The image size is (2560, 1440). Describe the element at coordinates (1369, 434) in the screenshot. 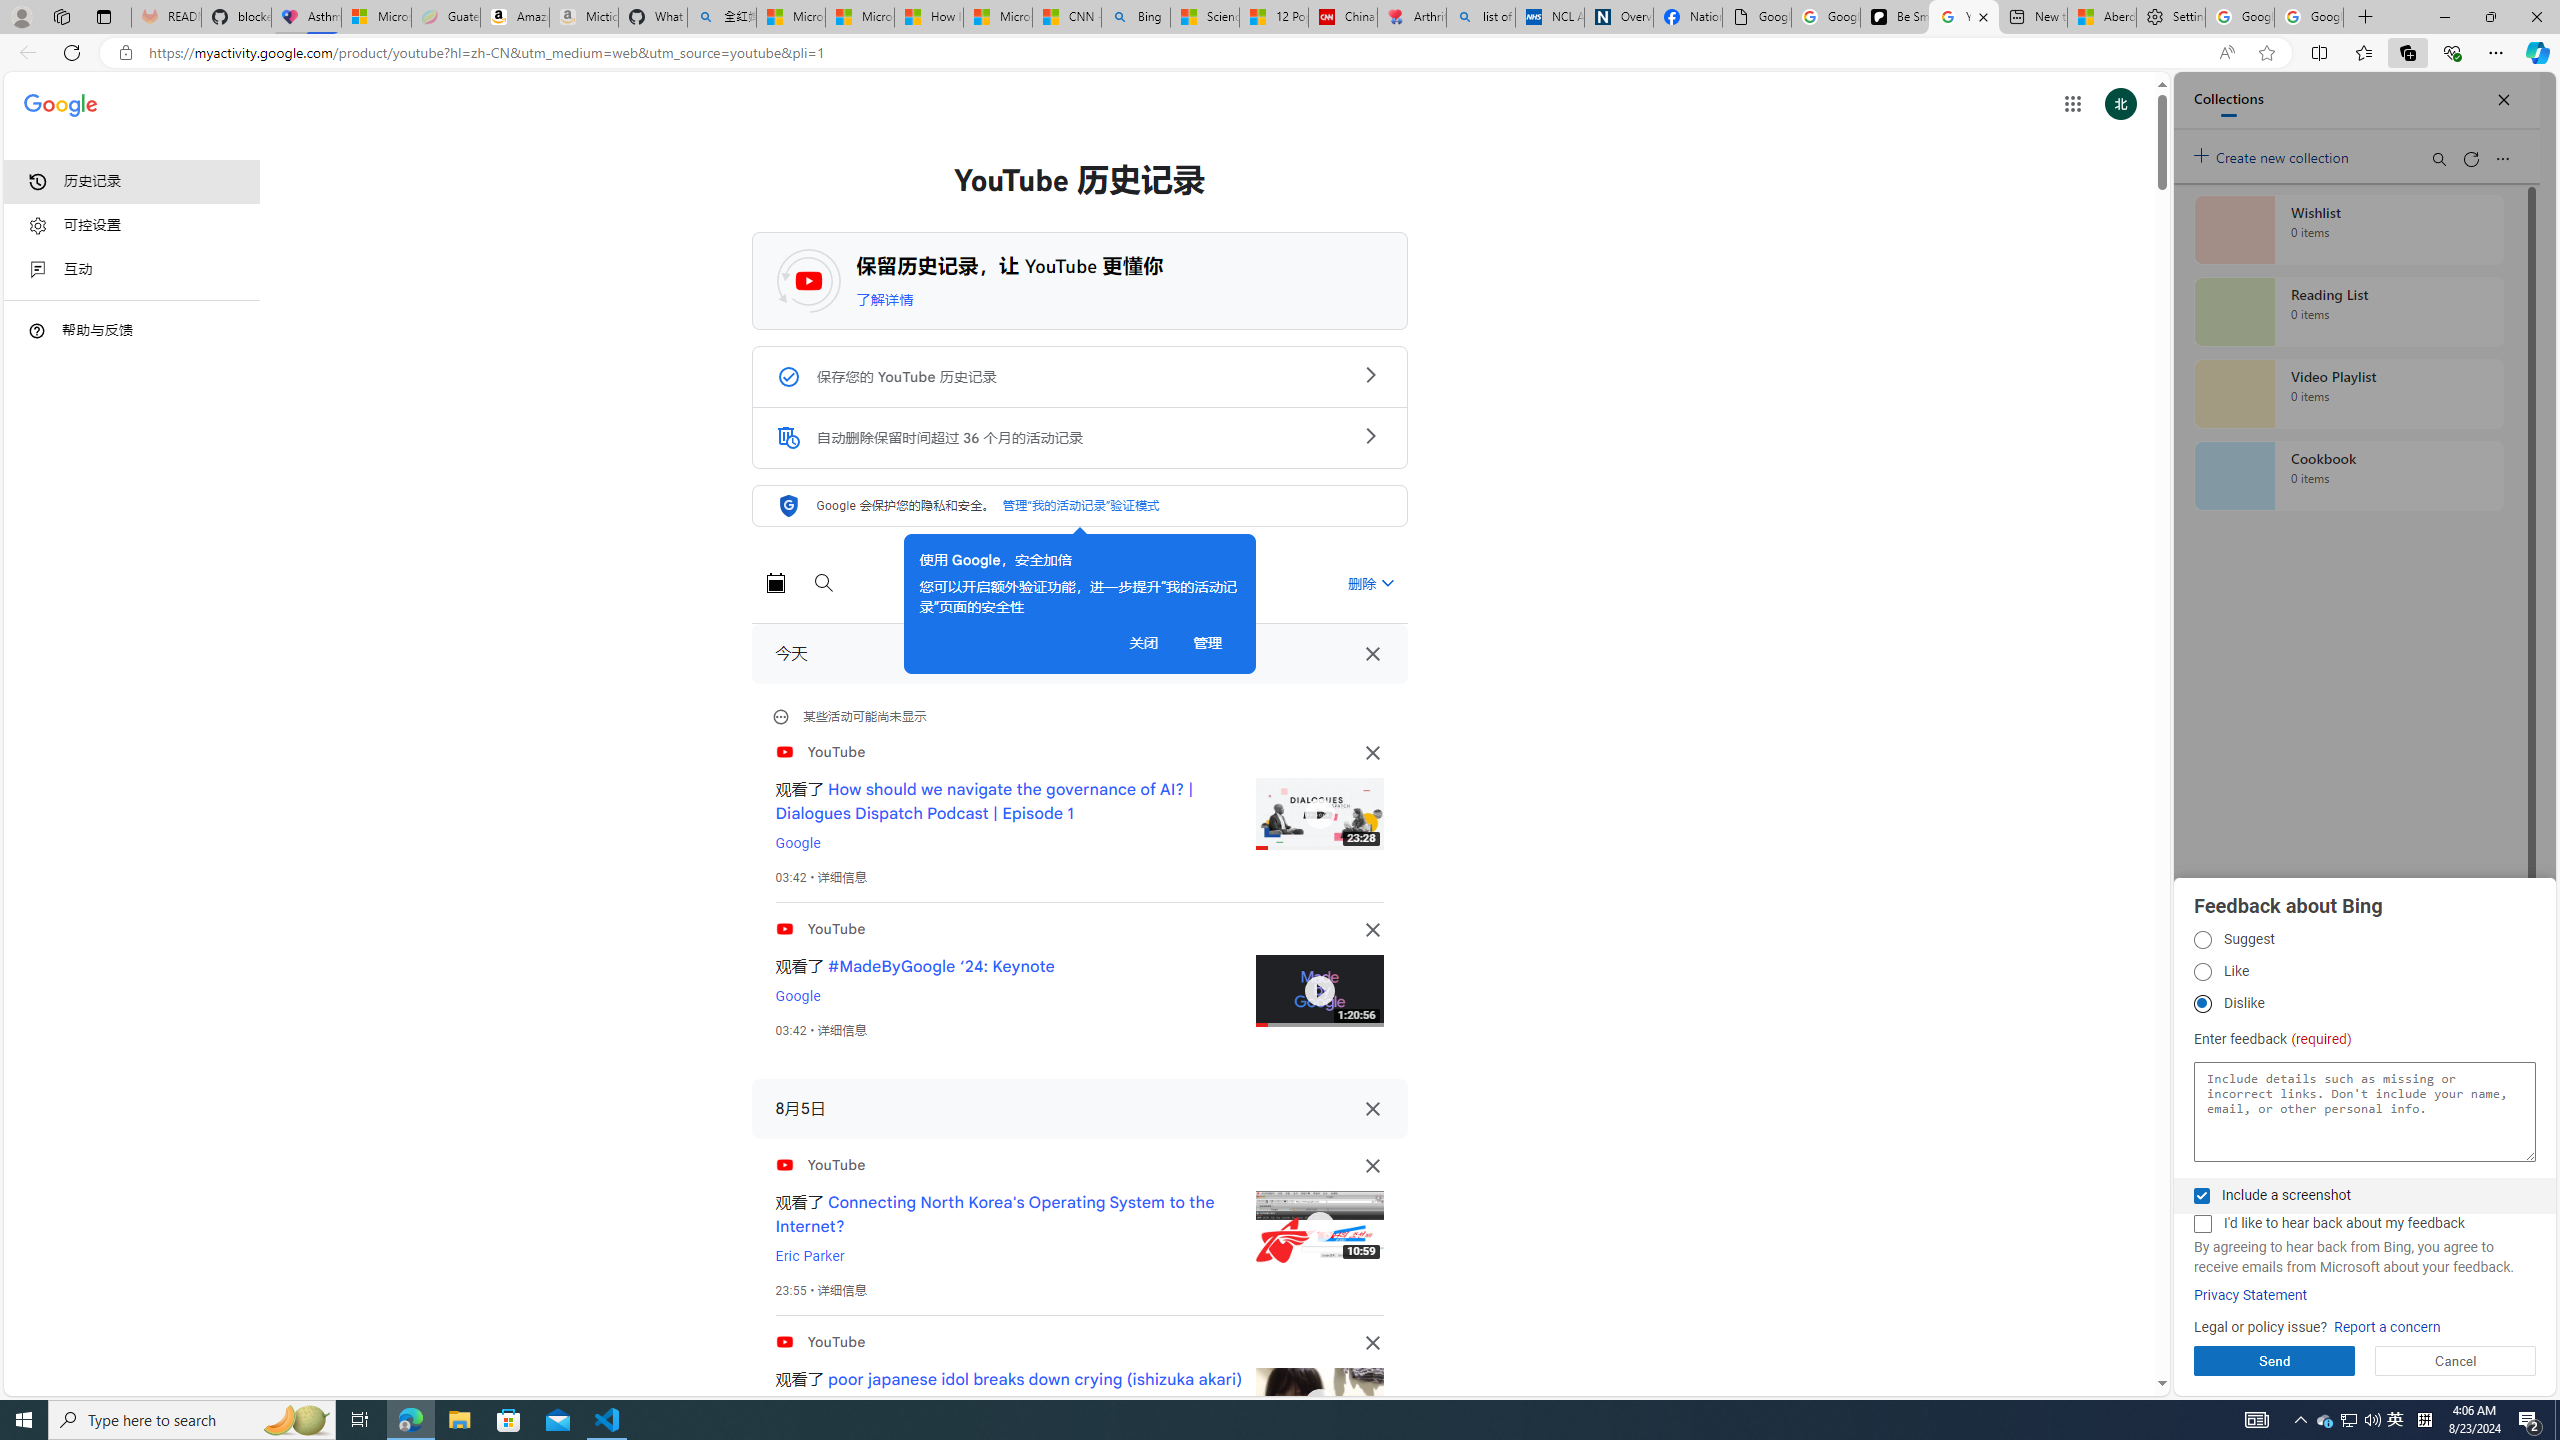

I see `'Class: gD71Gb NMm5M hhikbc'` at that location.